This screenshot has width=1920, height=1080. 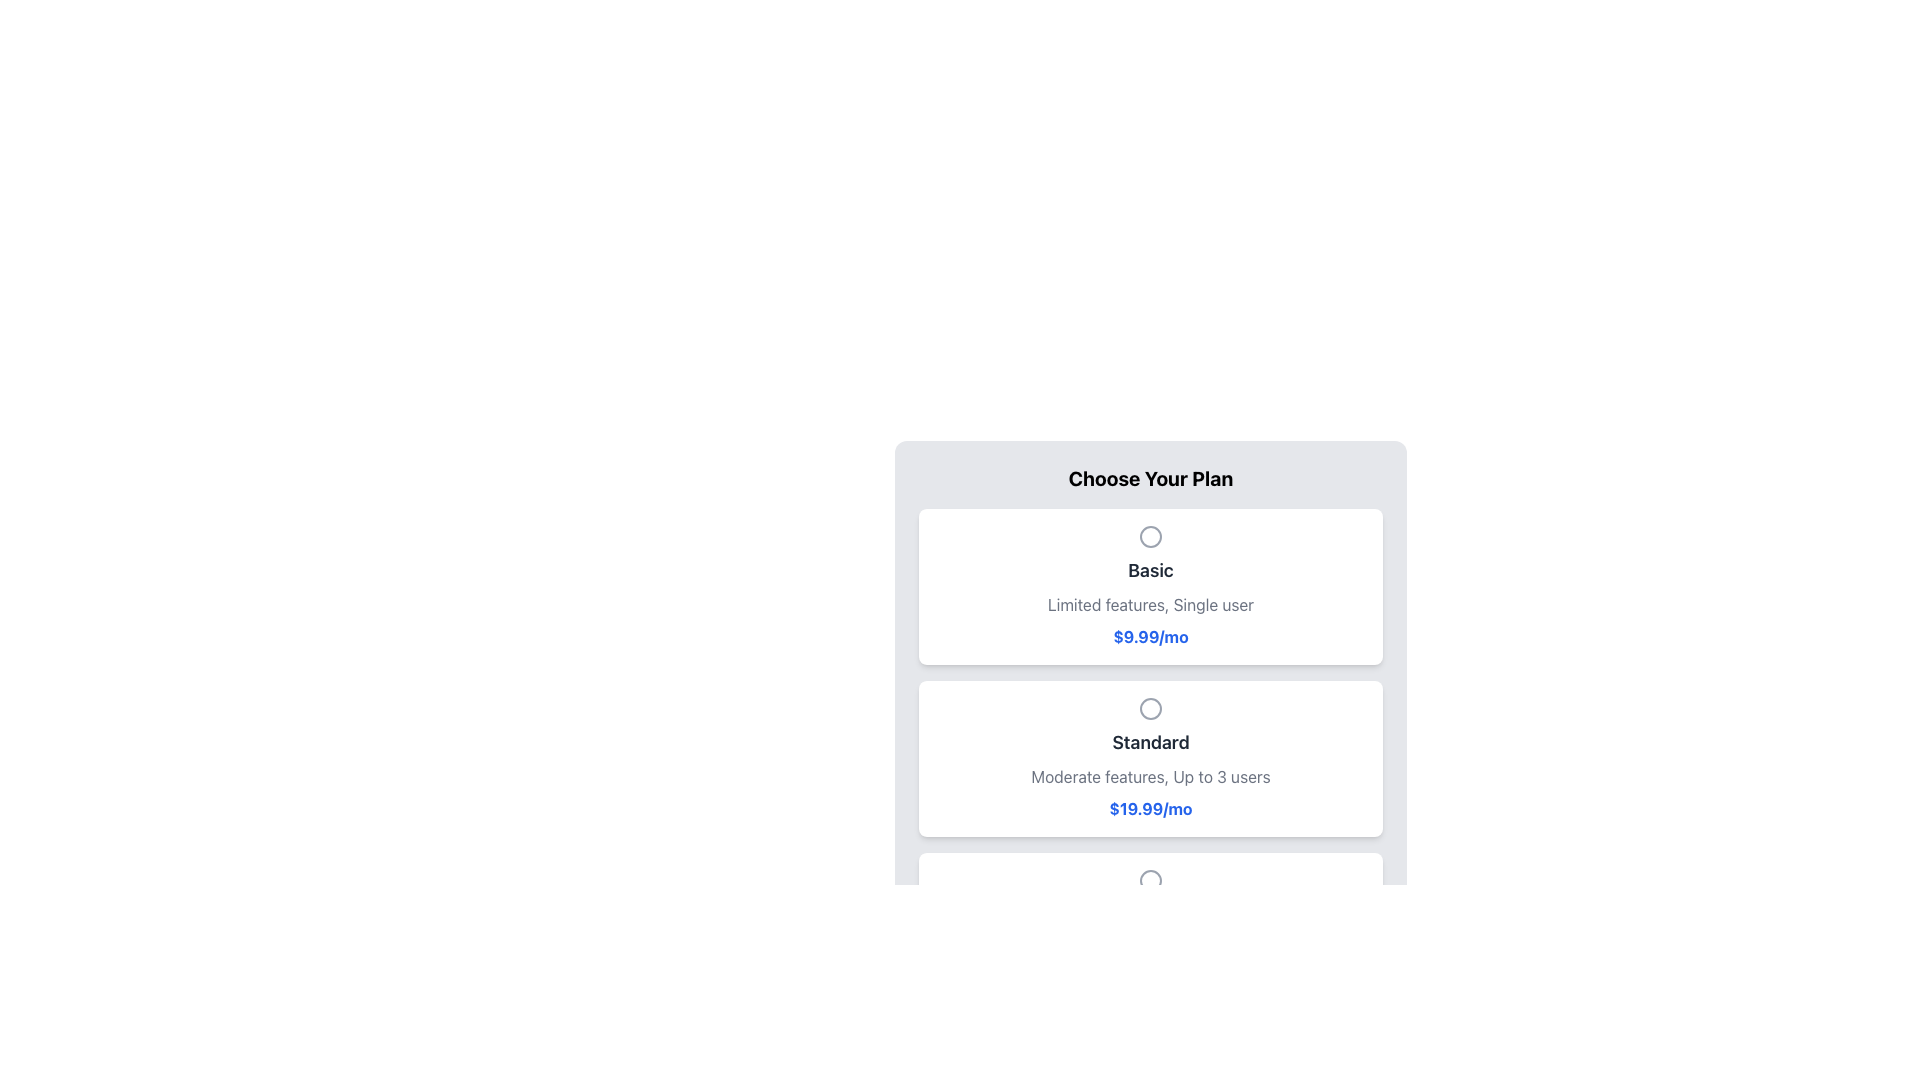 What do you see at coordinates (1151, 759) in the screenshot?
I see `the second selection card in the 'Choose Your Plan' section` at bounding box center [1151, 759].